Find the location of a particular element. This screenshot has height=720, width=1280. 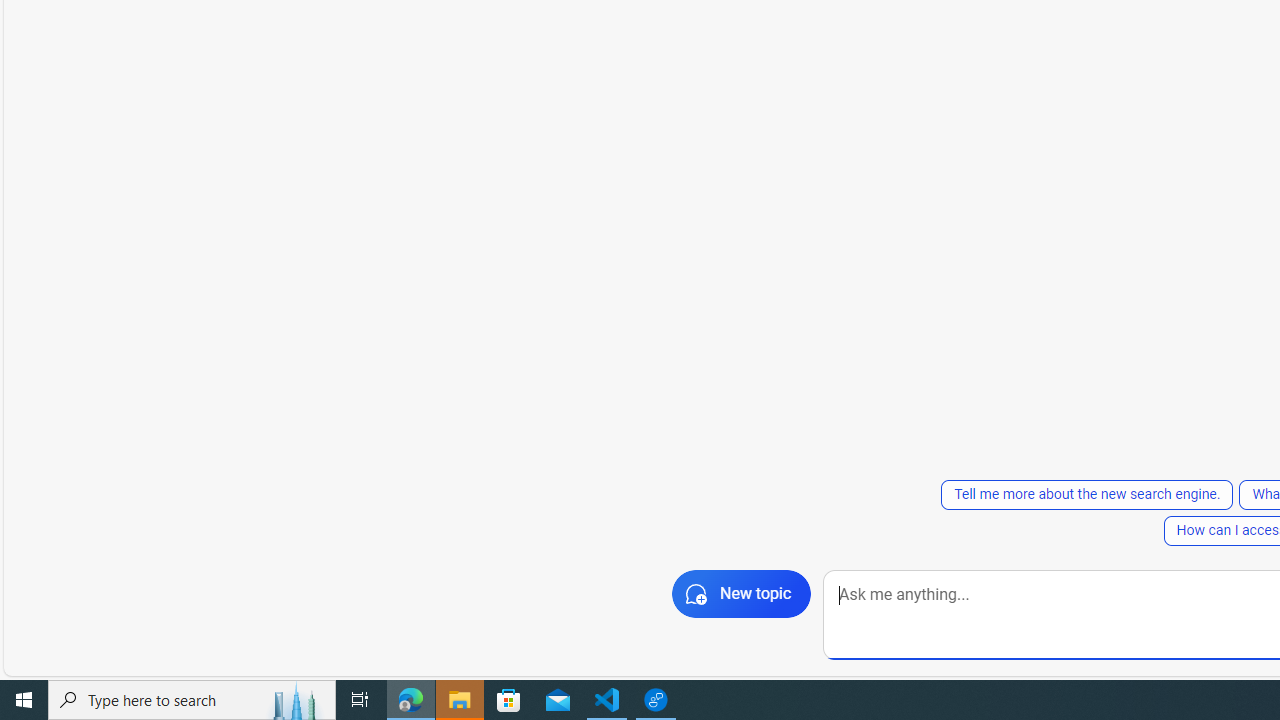

'Tell me more about the new search engine.' is located at coordinates (1086, 495).